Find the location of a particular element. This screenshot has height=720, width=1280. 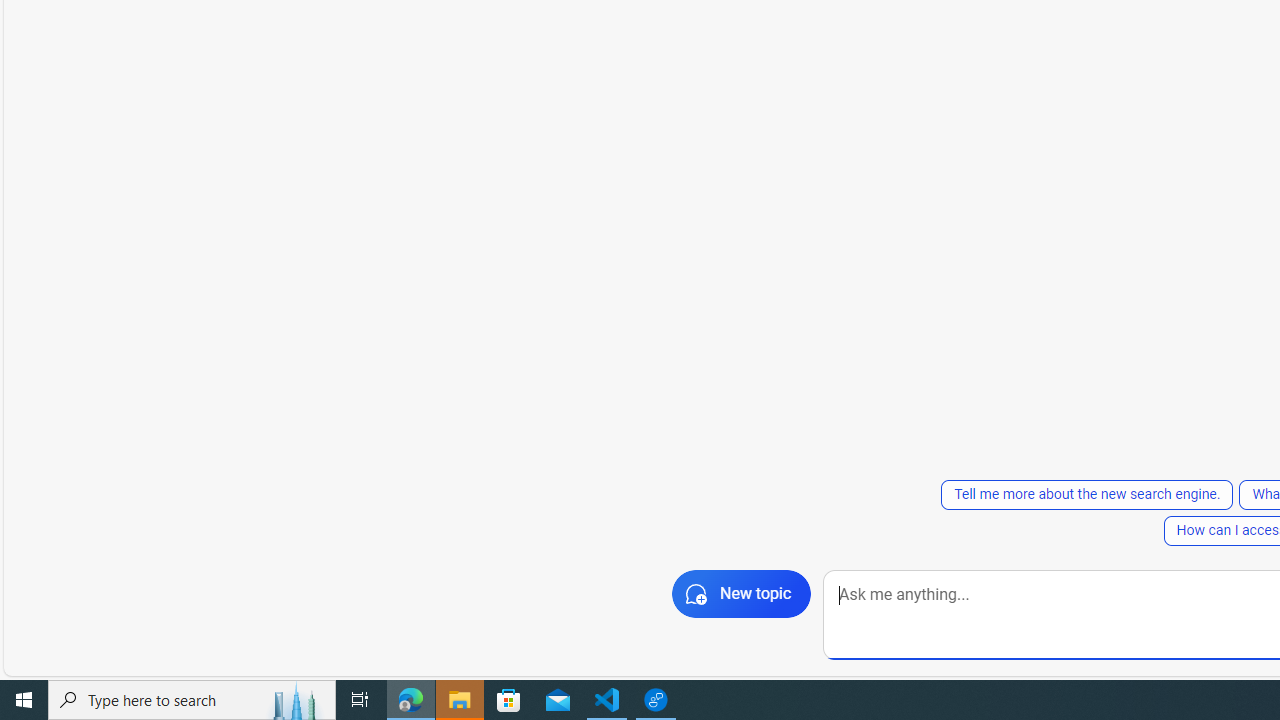

'Tell me more about the new search engine.' is located at coordinates (1086, 495).